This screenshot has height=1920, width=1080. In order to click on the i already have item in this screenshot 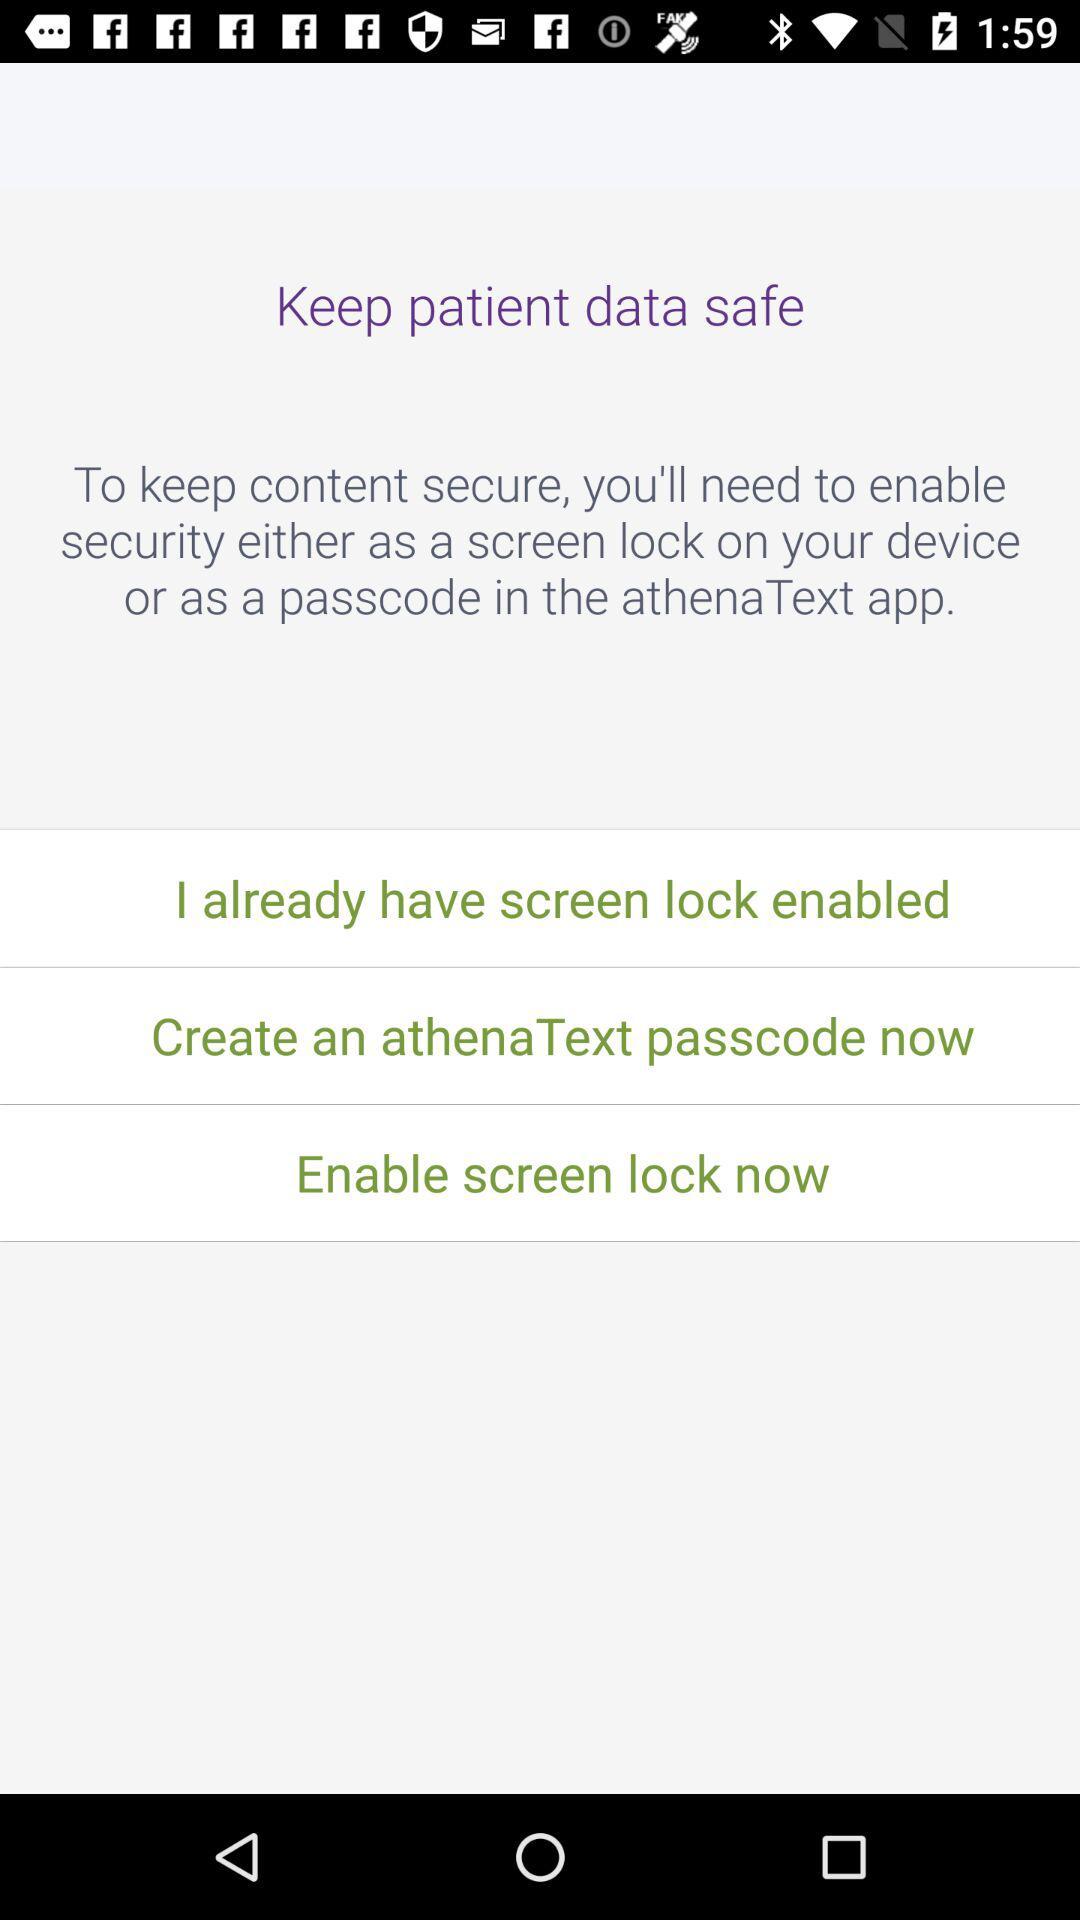, I will do `click(540, 897)`.